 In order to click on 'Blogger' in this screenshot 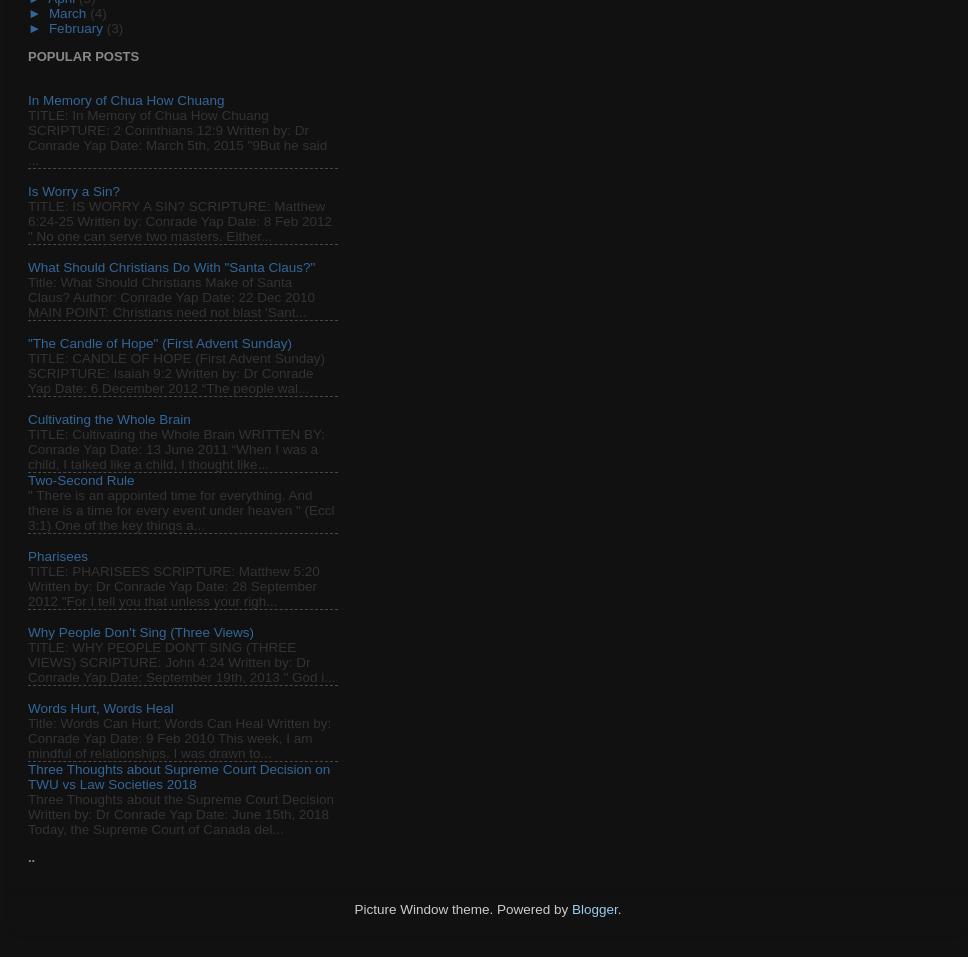, I will do `click(571, 908)`.